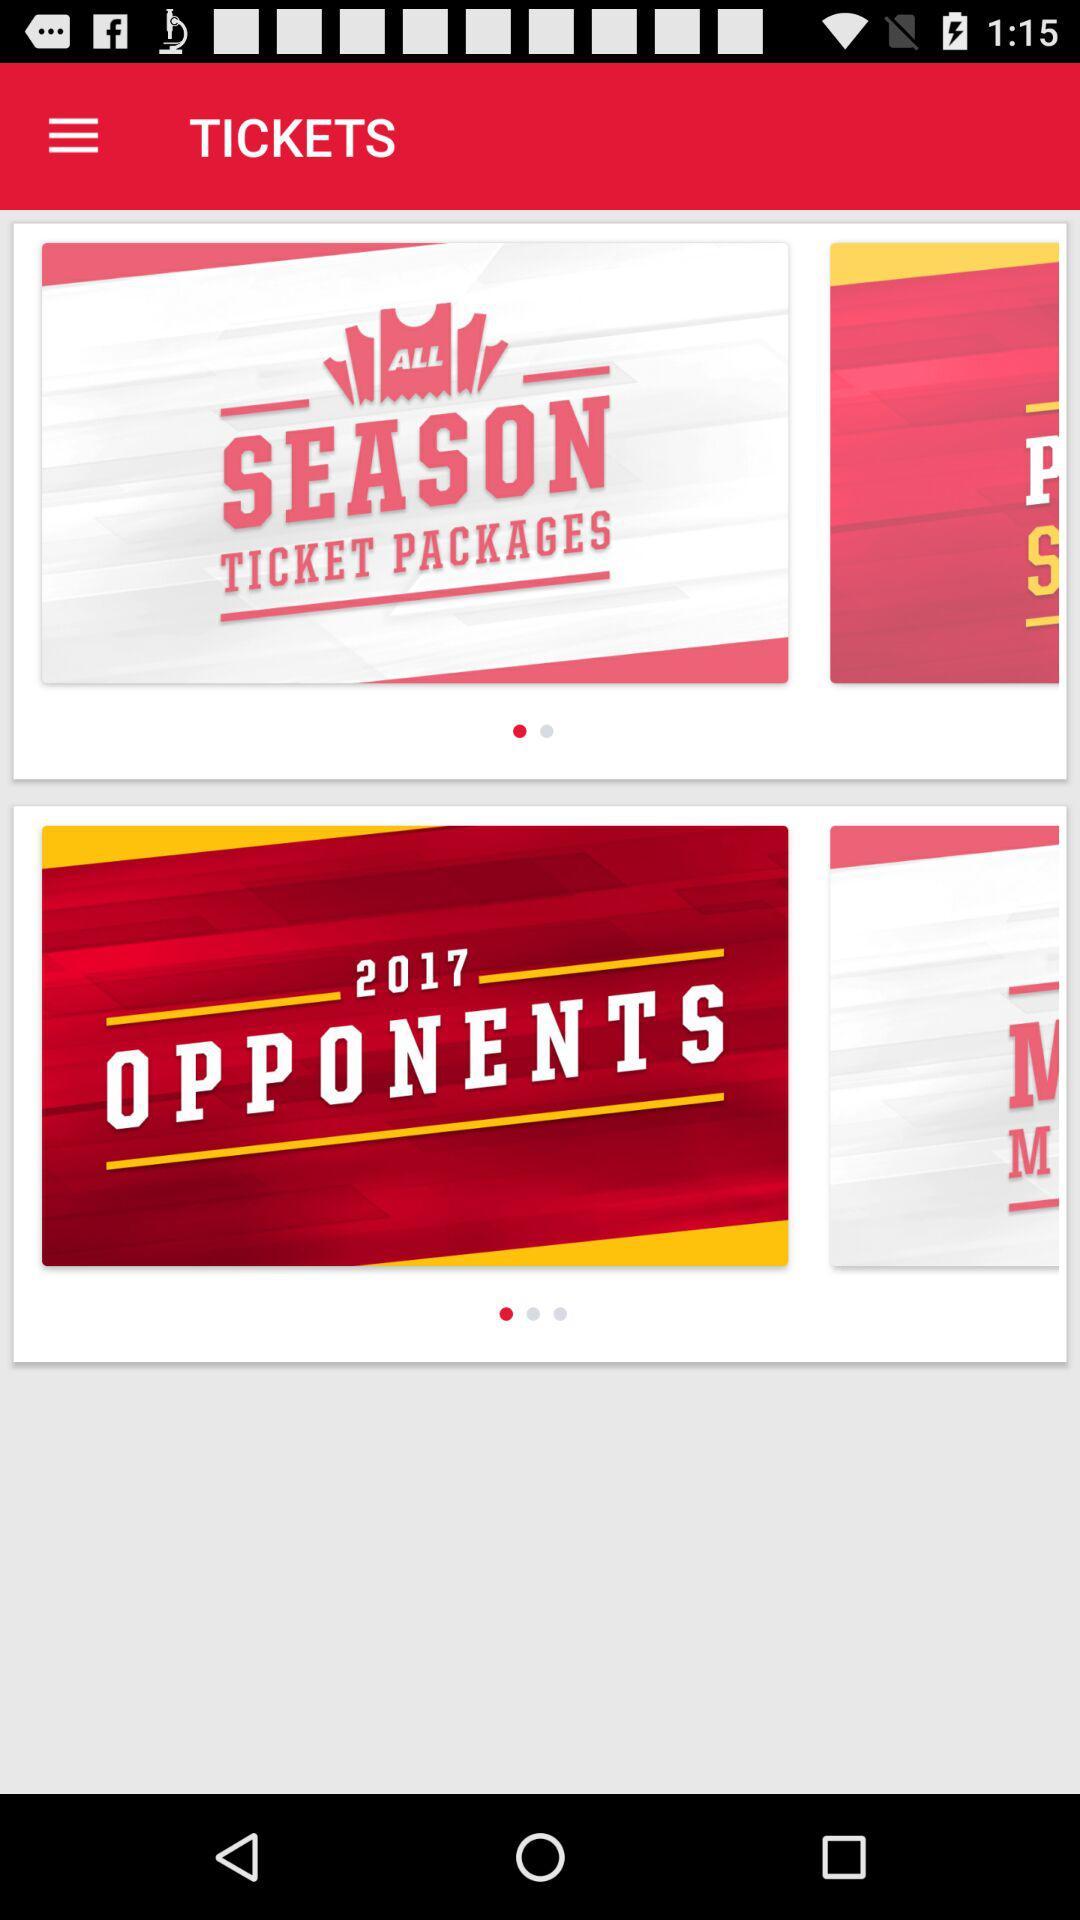 The height and width of the screenshot is (1920, 1080). I want to click on the icon to the left of tickets app, so click(72, 135).